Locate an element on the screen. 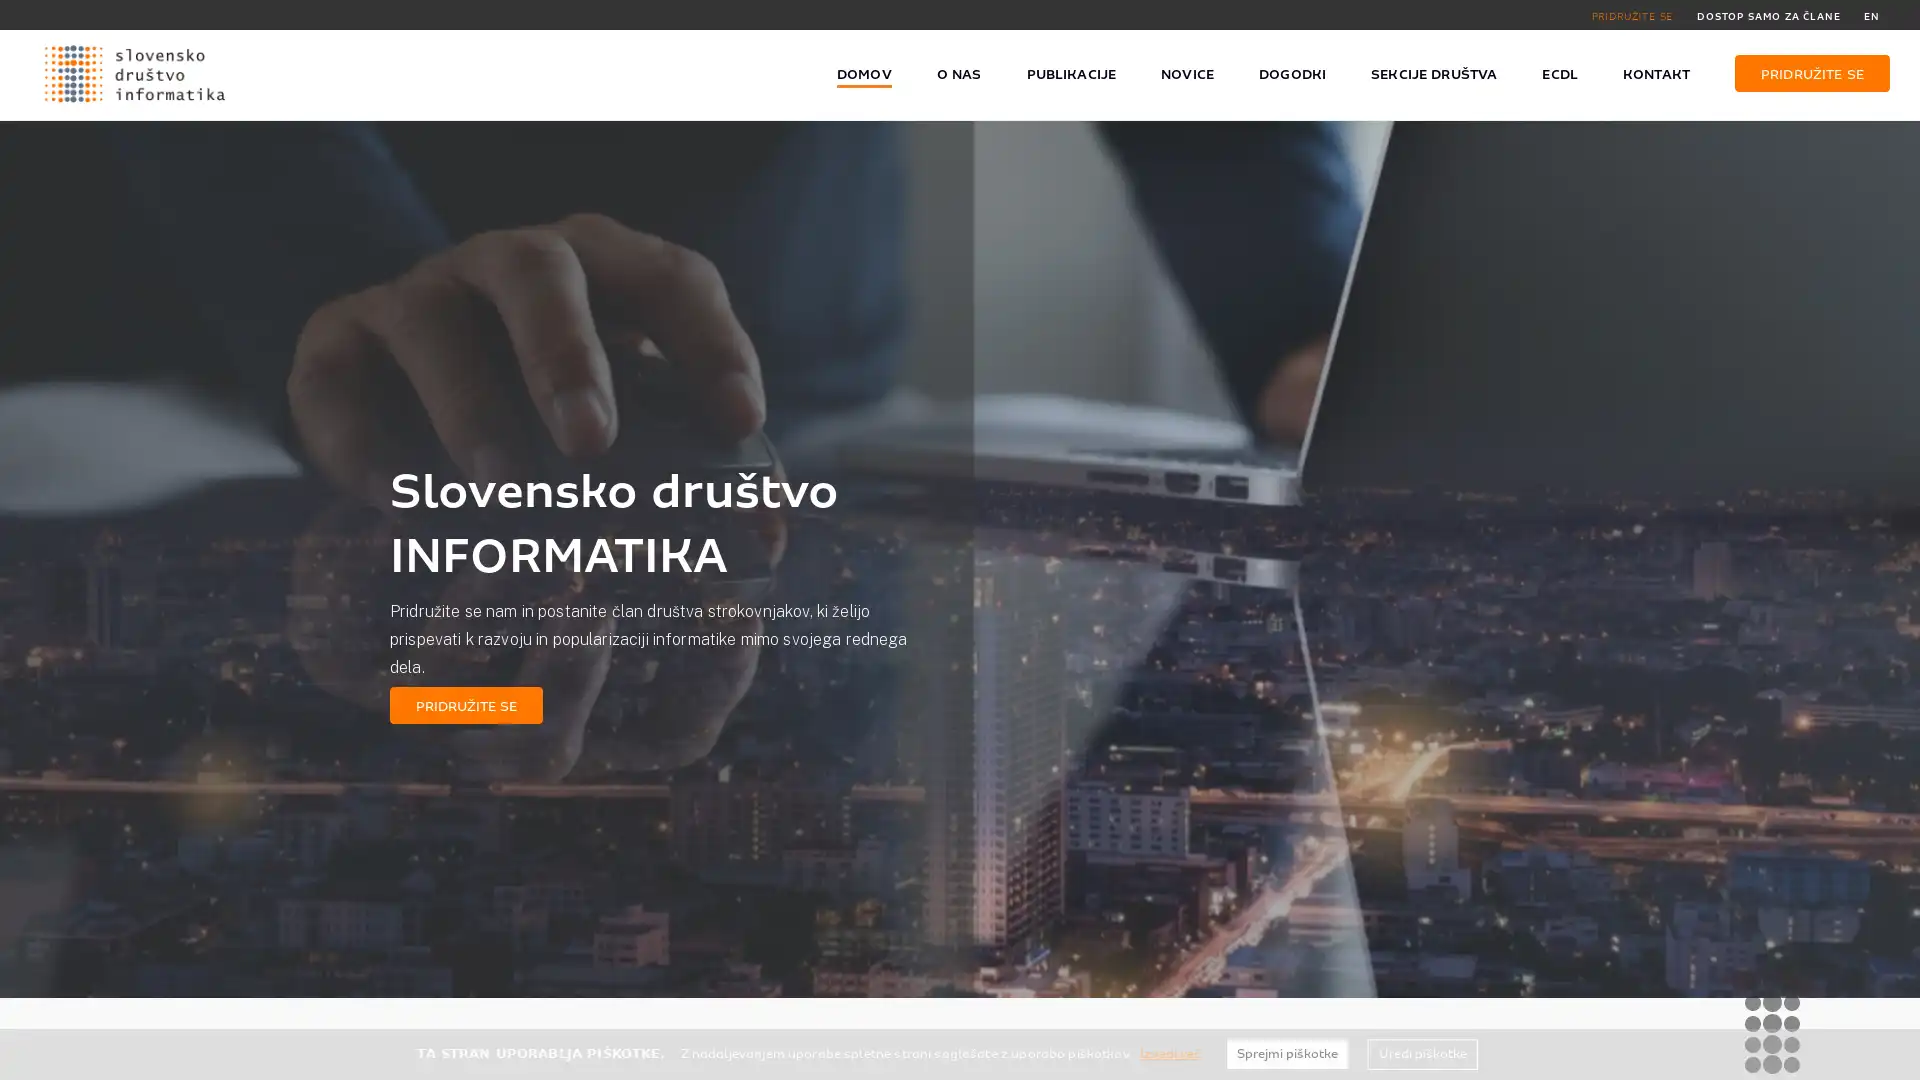  PRIDRUZITE SE is located at coordinates (465, 704).